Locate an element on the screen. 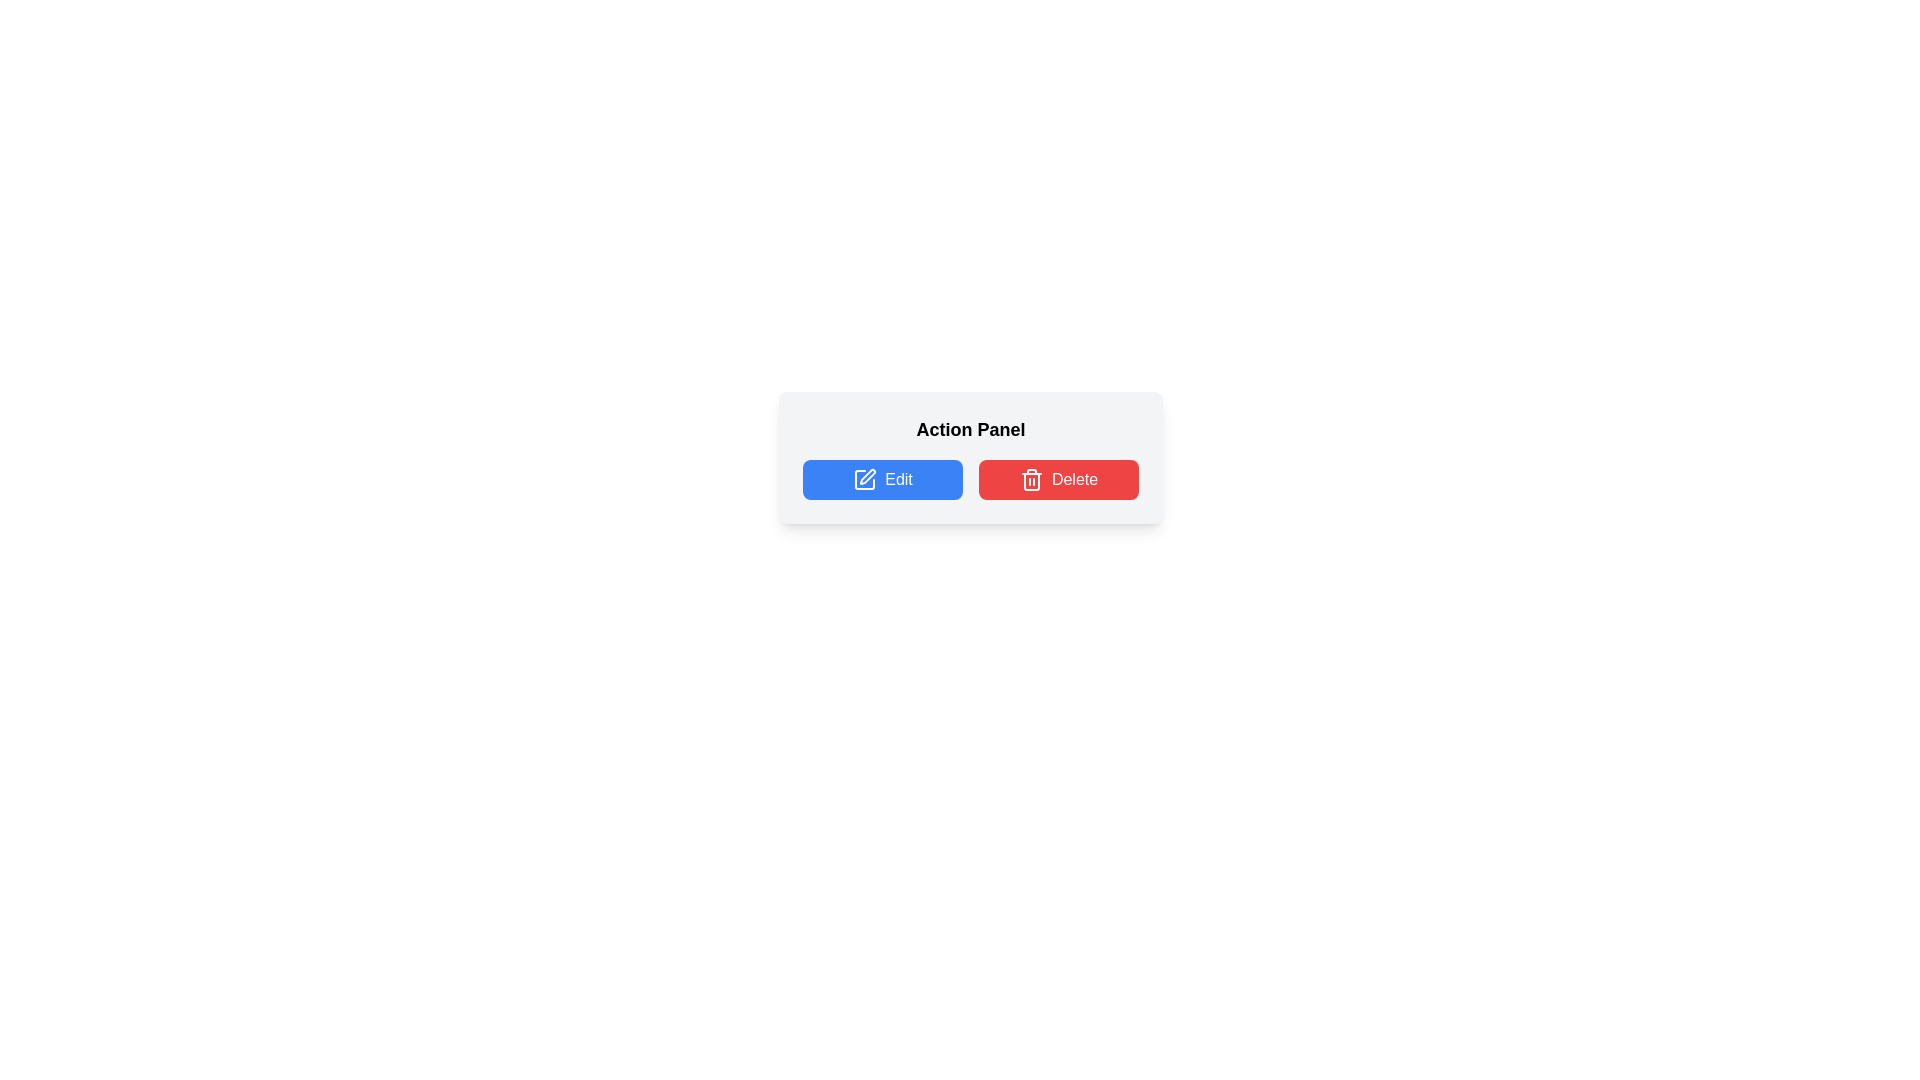 The height and width of the screenshot is (1080, 1920). the edit icon, which resembles a pencil and rectangle, located within the blue 'Edit' button is located at coordinates (864, 479).